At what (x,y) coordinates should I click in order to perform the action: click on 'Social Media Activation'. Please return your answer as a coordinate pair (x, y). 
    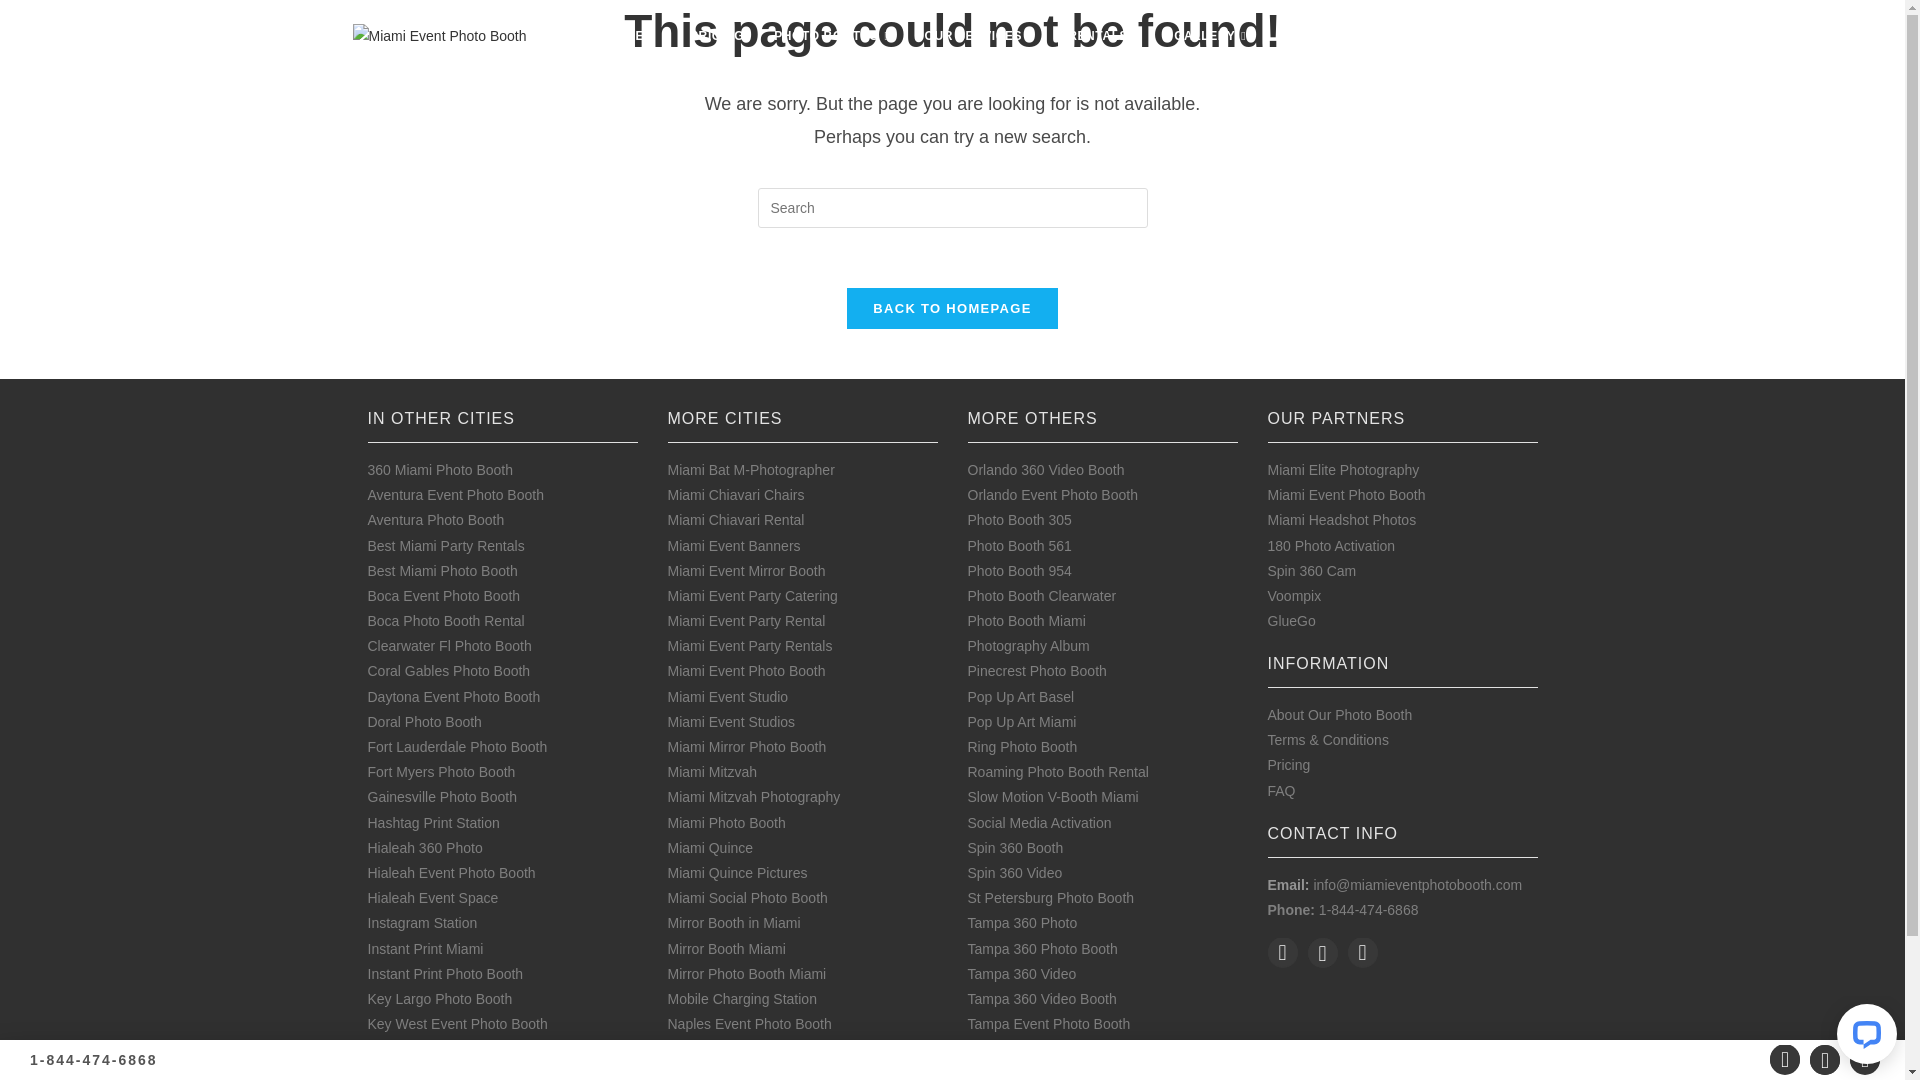
    Looking at the image, I should click on (1040, 822).